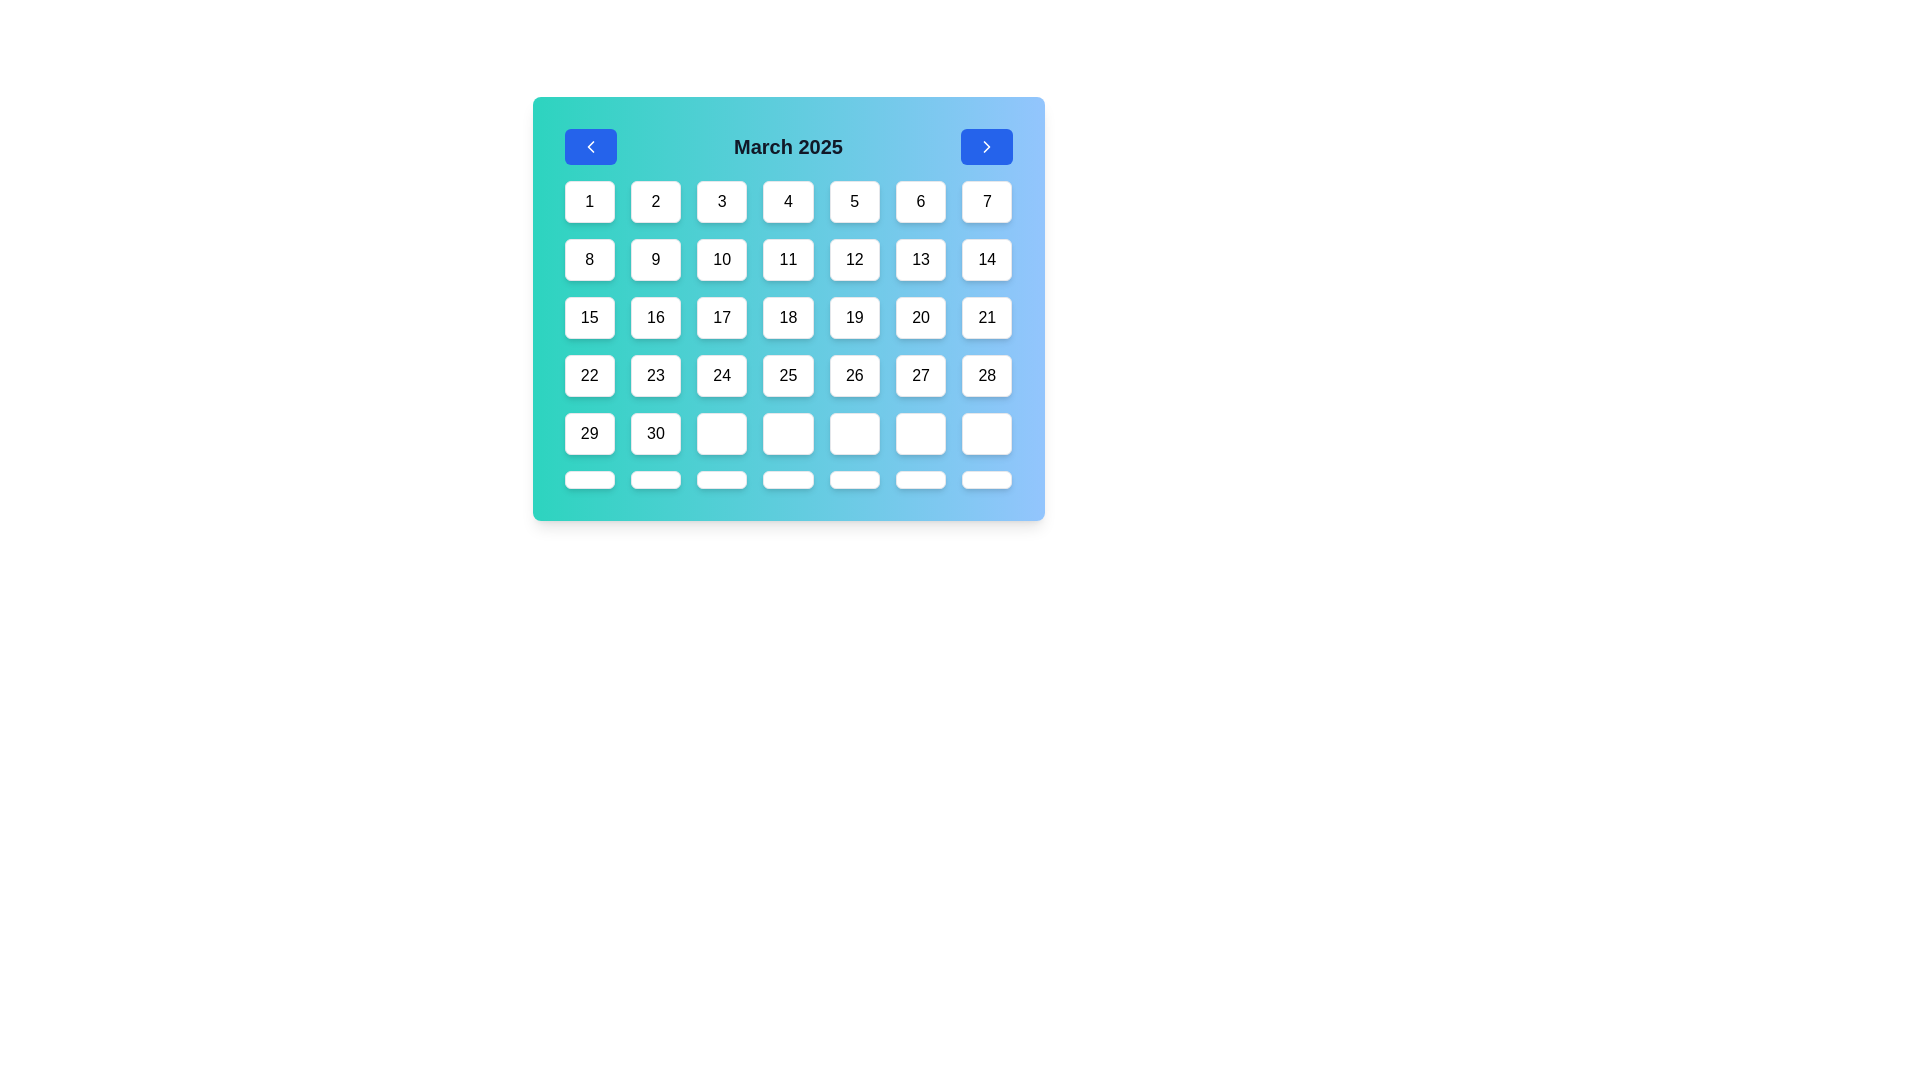  I want to click on the clickable date cell representing March 12, 2025 in the calendar layout, so click(854, 258).